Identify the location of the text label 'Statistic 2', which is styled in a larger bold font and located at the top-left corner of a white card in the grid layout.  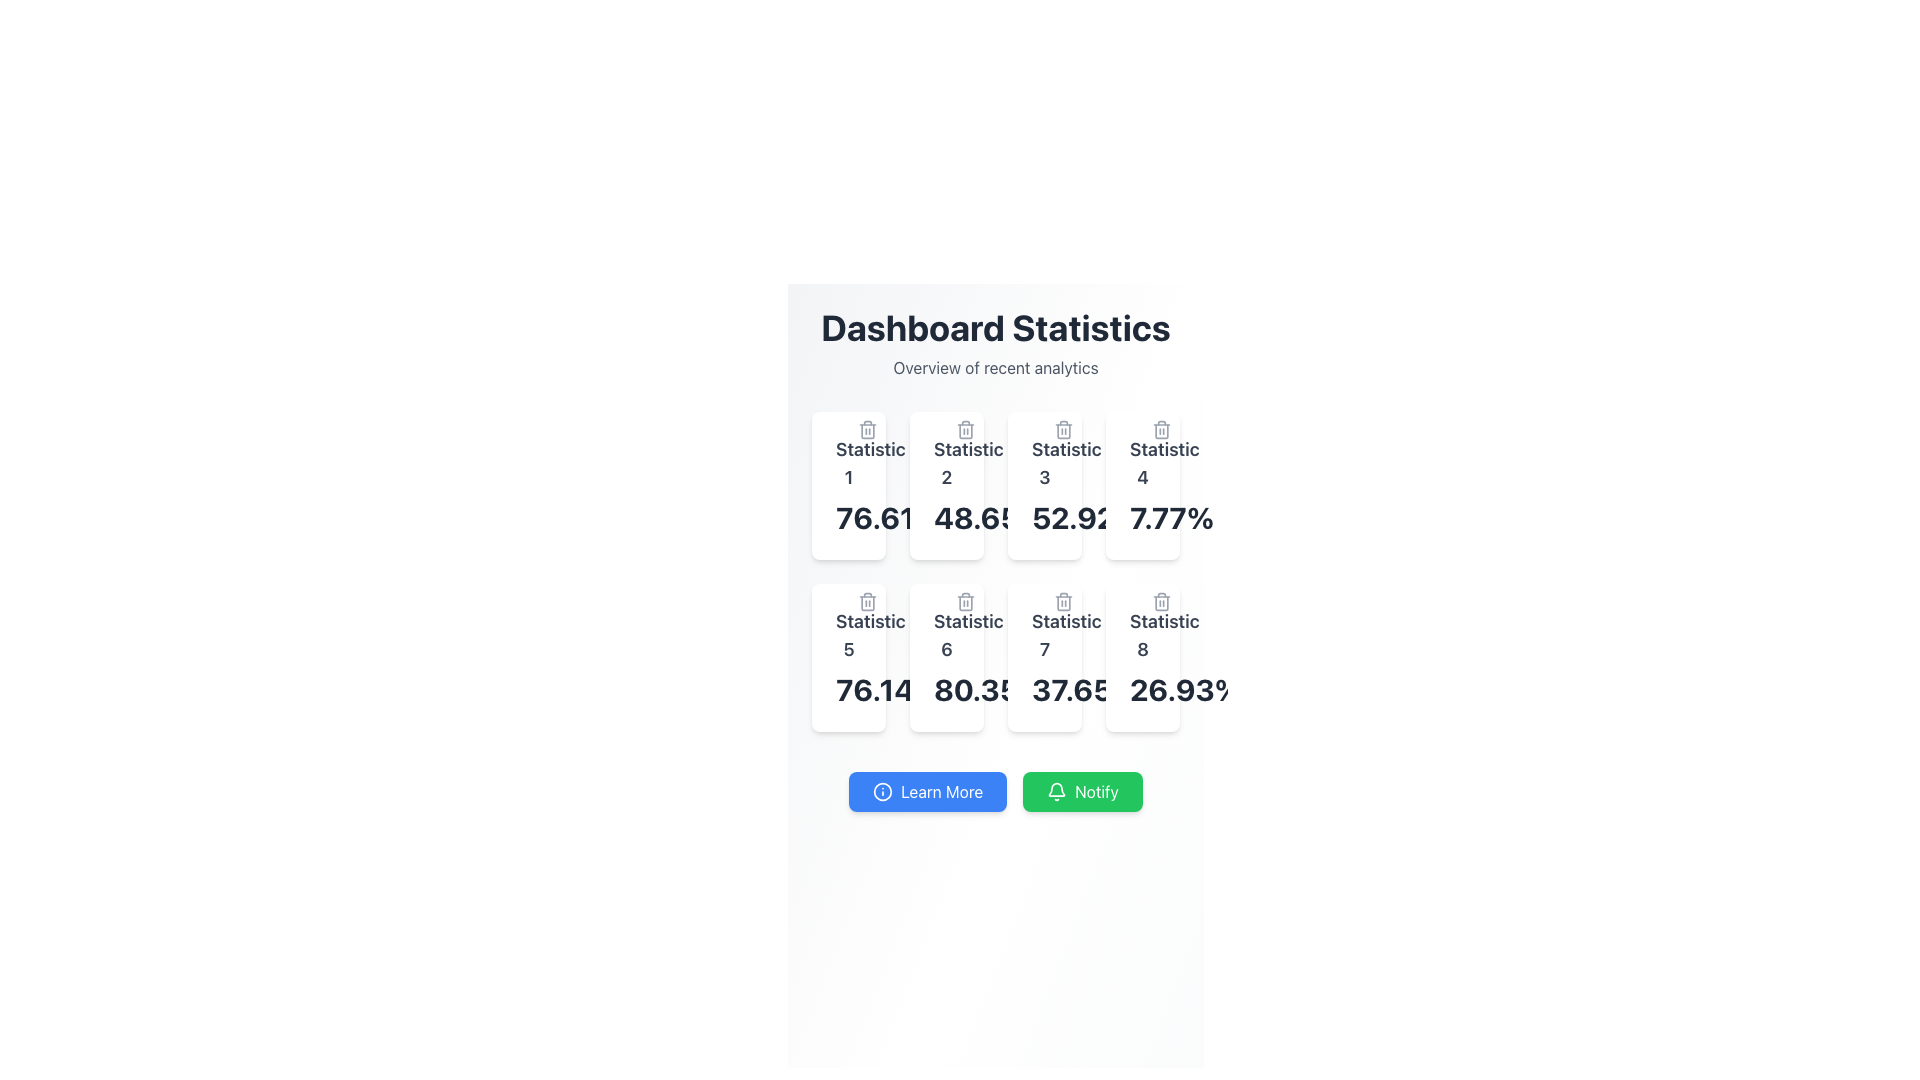
(945, 463).